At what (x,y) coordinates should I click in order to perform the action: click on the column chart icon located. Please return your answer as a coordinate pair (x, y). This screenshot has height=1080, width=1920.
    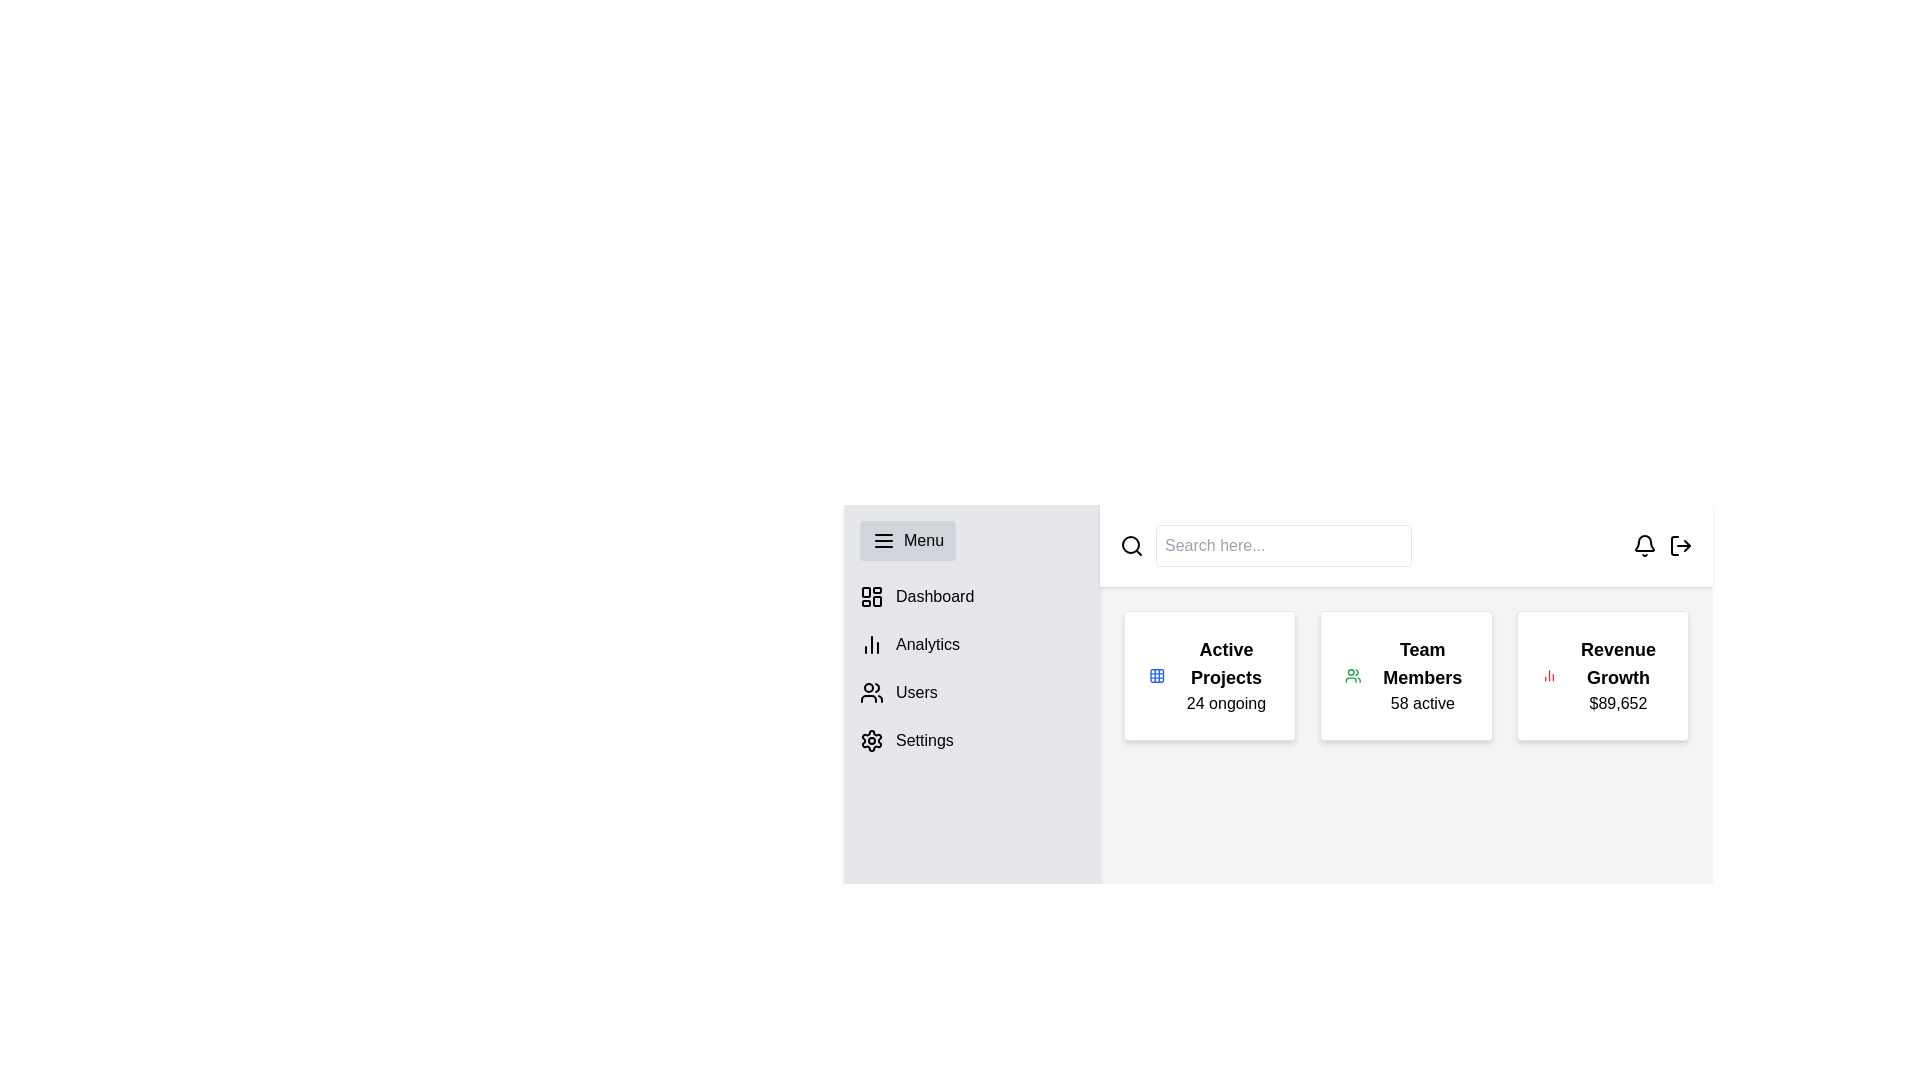
    Looking at the image, I should click on (872, 644).